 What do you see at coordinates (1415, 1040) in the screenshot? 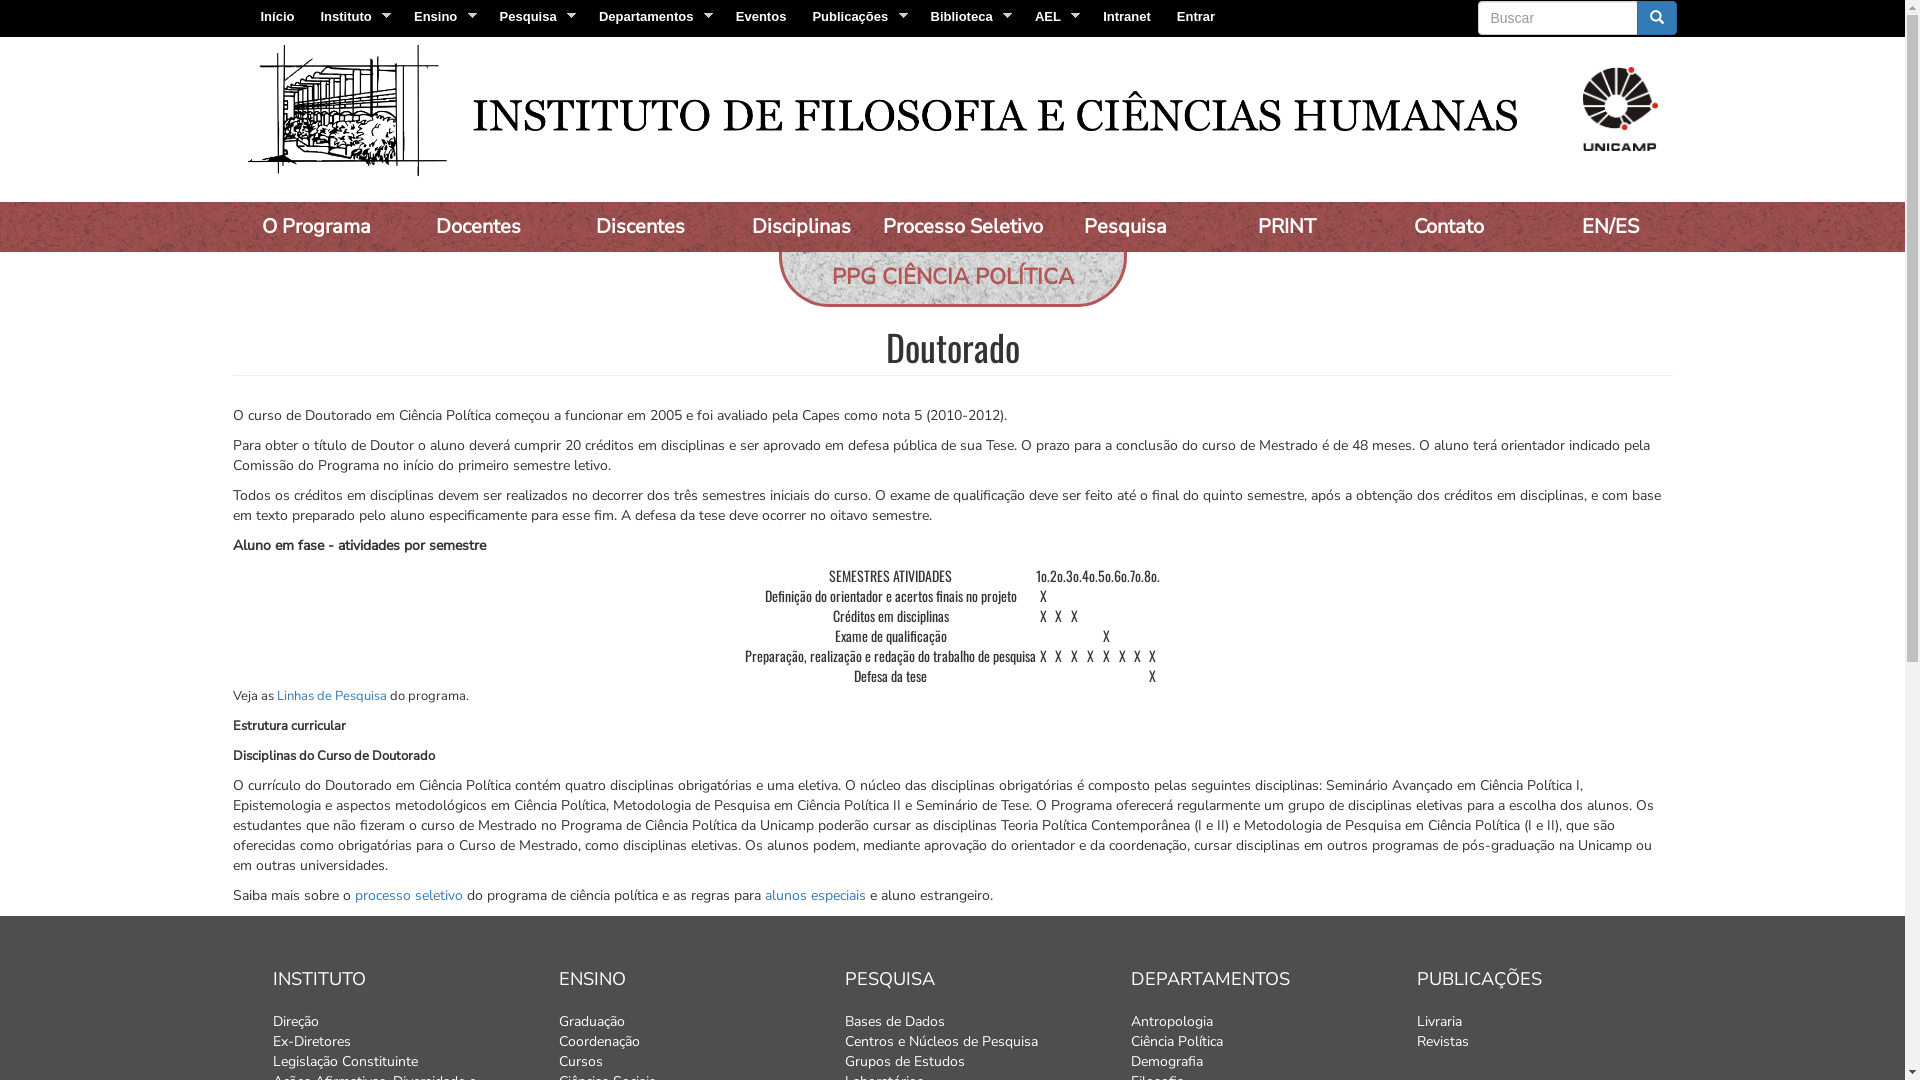
I see `'Revistas'` at bounding box center [1415, 1040].